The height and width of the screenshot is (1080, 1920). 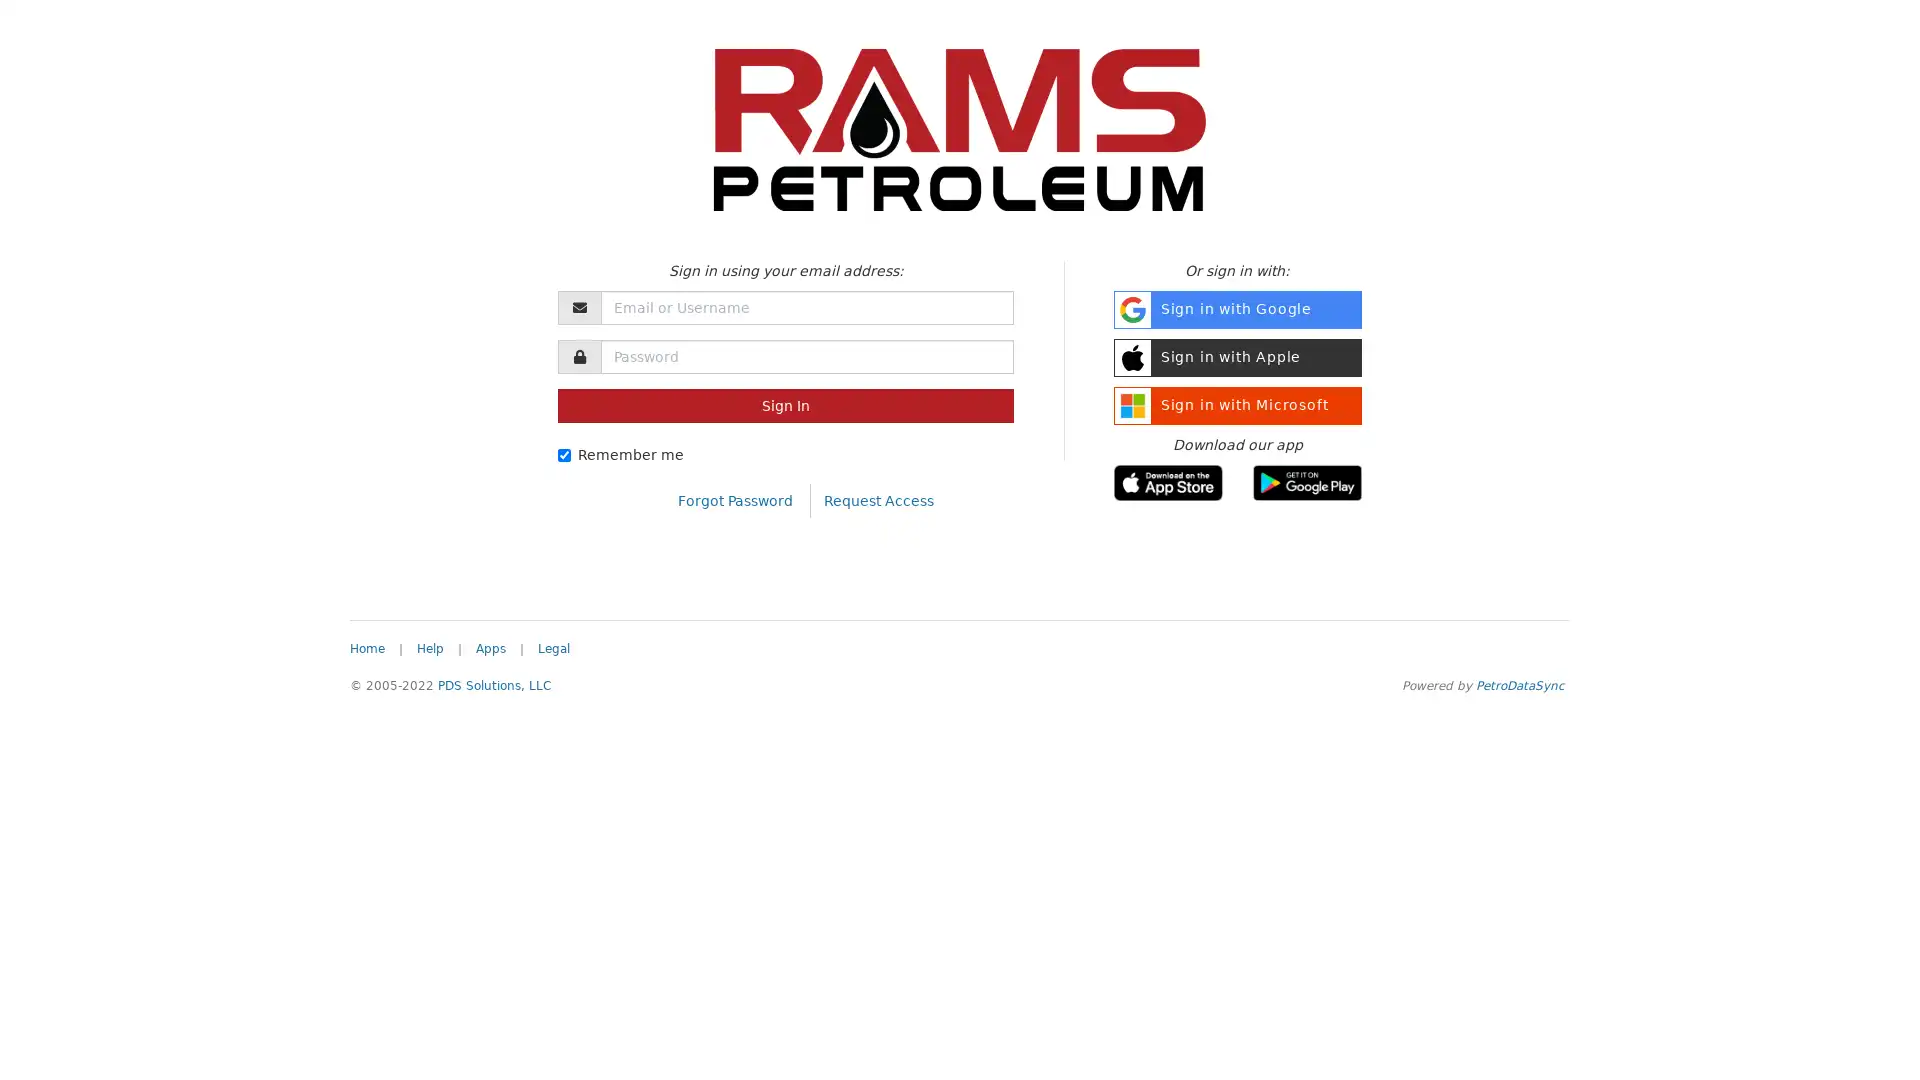 I want to click on Sign In, so click(x=785, y=405).